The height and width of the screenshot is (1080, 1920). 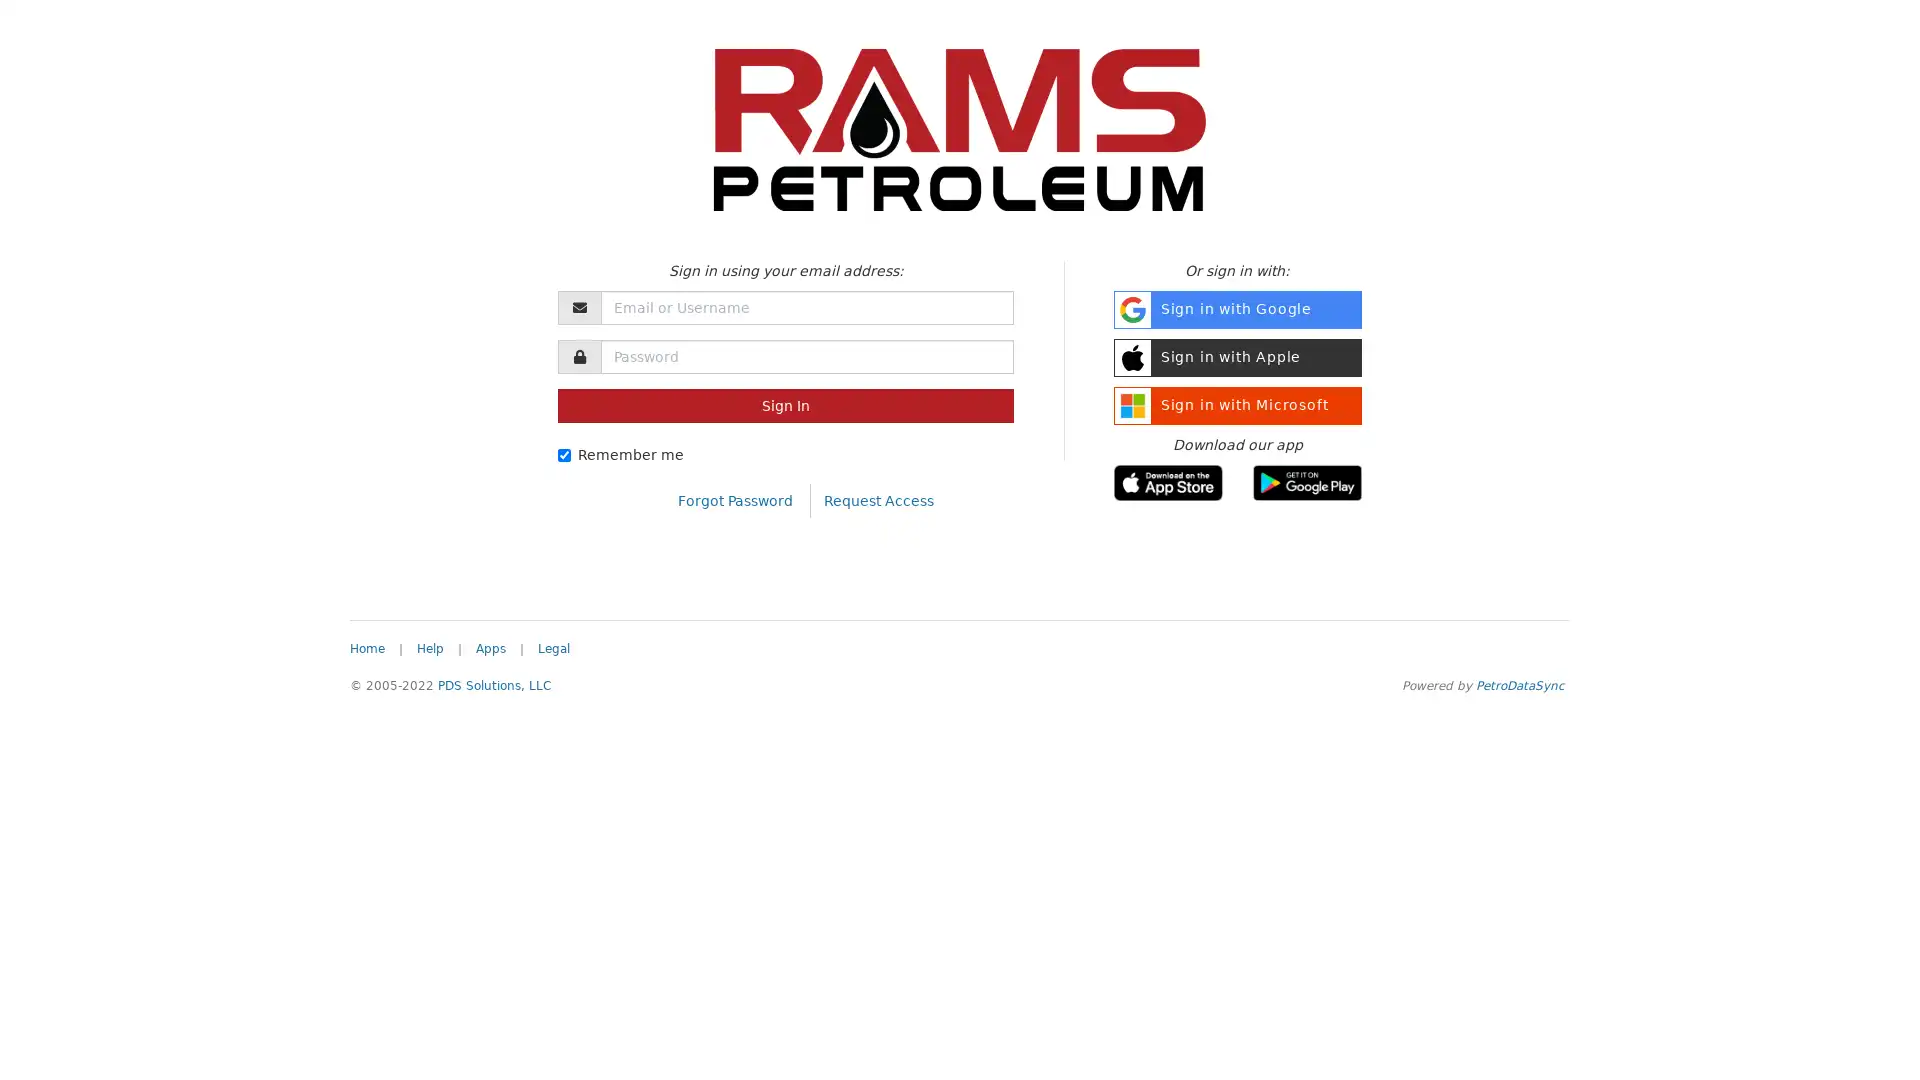 I want to click on Sign In, so click(x=785, y=405).